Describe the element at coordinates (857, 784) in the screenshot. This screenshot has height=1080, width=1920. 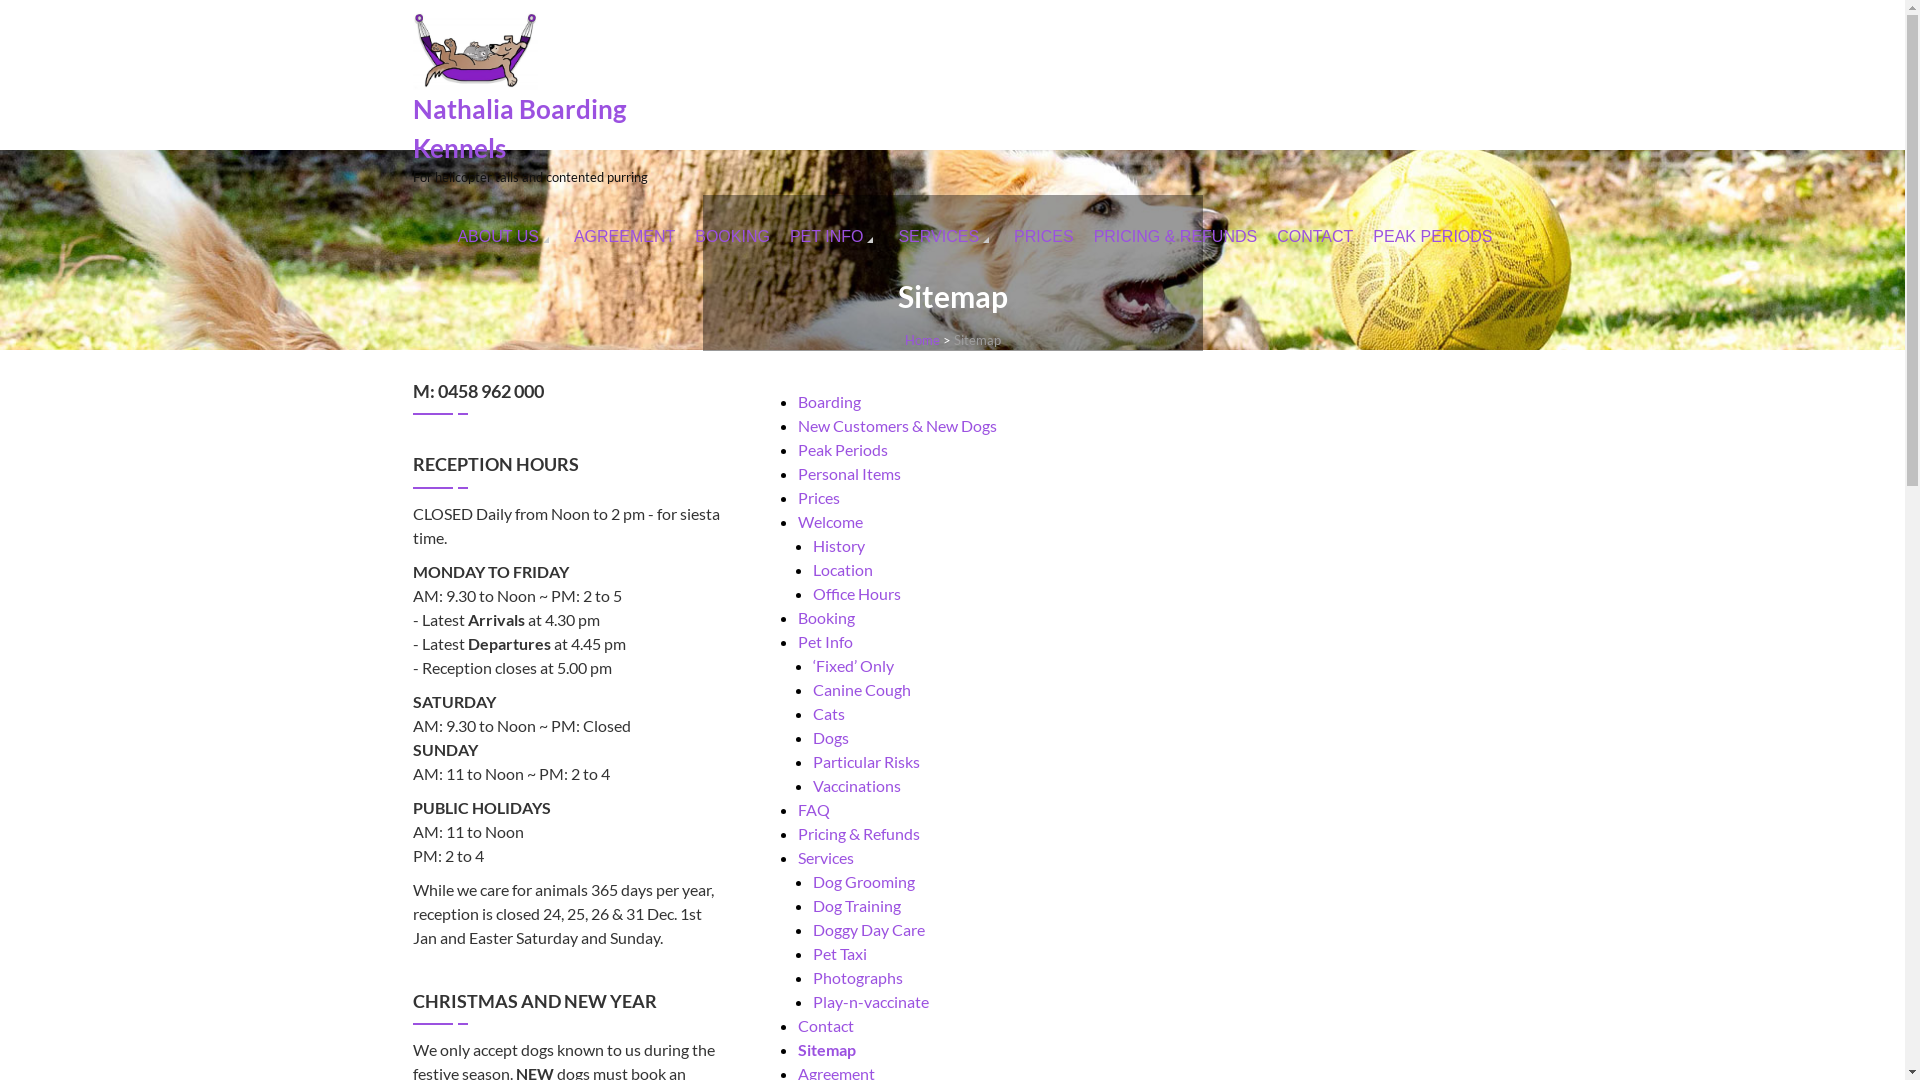
I see `'Vaccinations'` at that location.